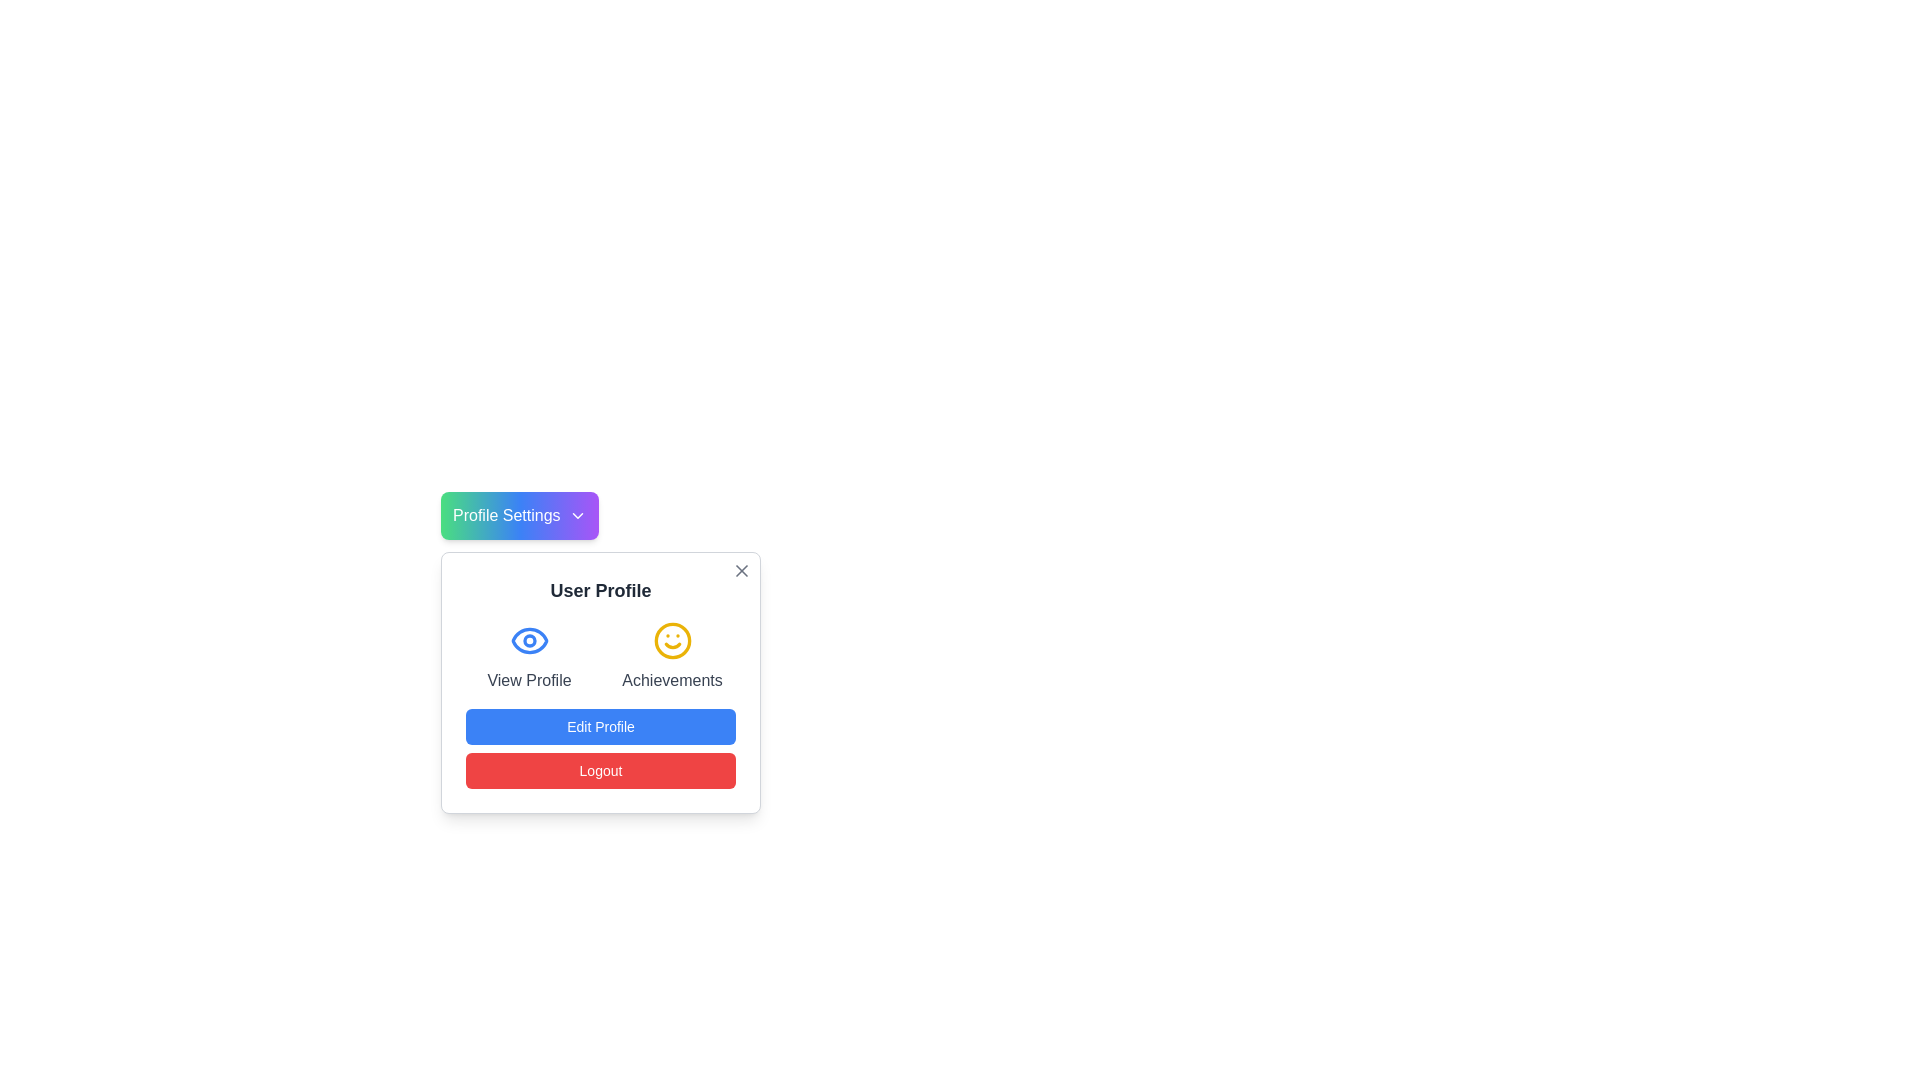 This screenshot has height=1080, width=1920. I want to click on the circular graphic icon with a yellow outline, which is centered on the larger smiley face icon located to the right of the 'Achievements' text in the user profile card, so click(672, 640).